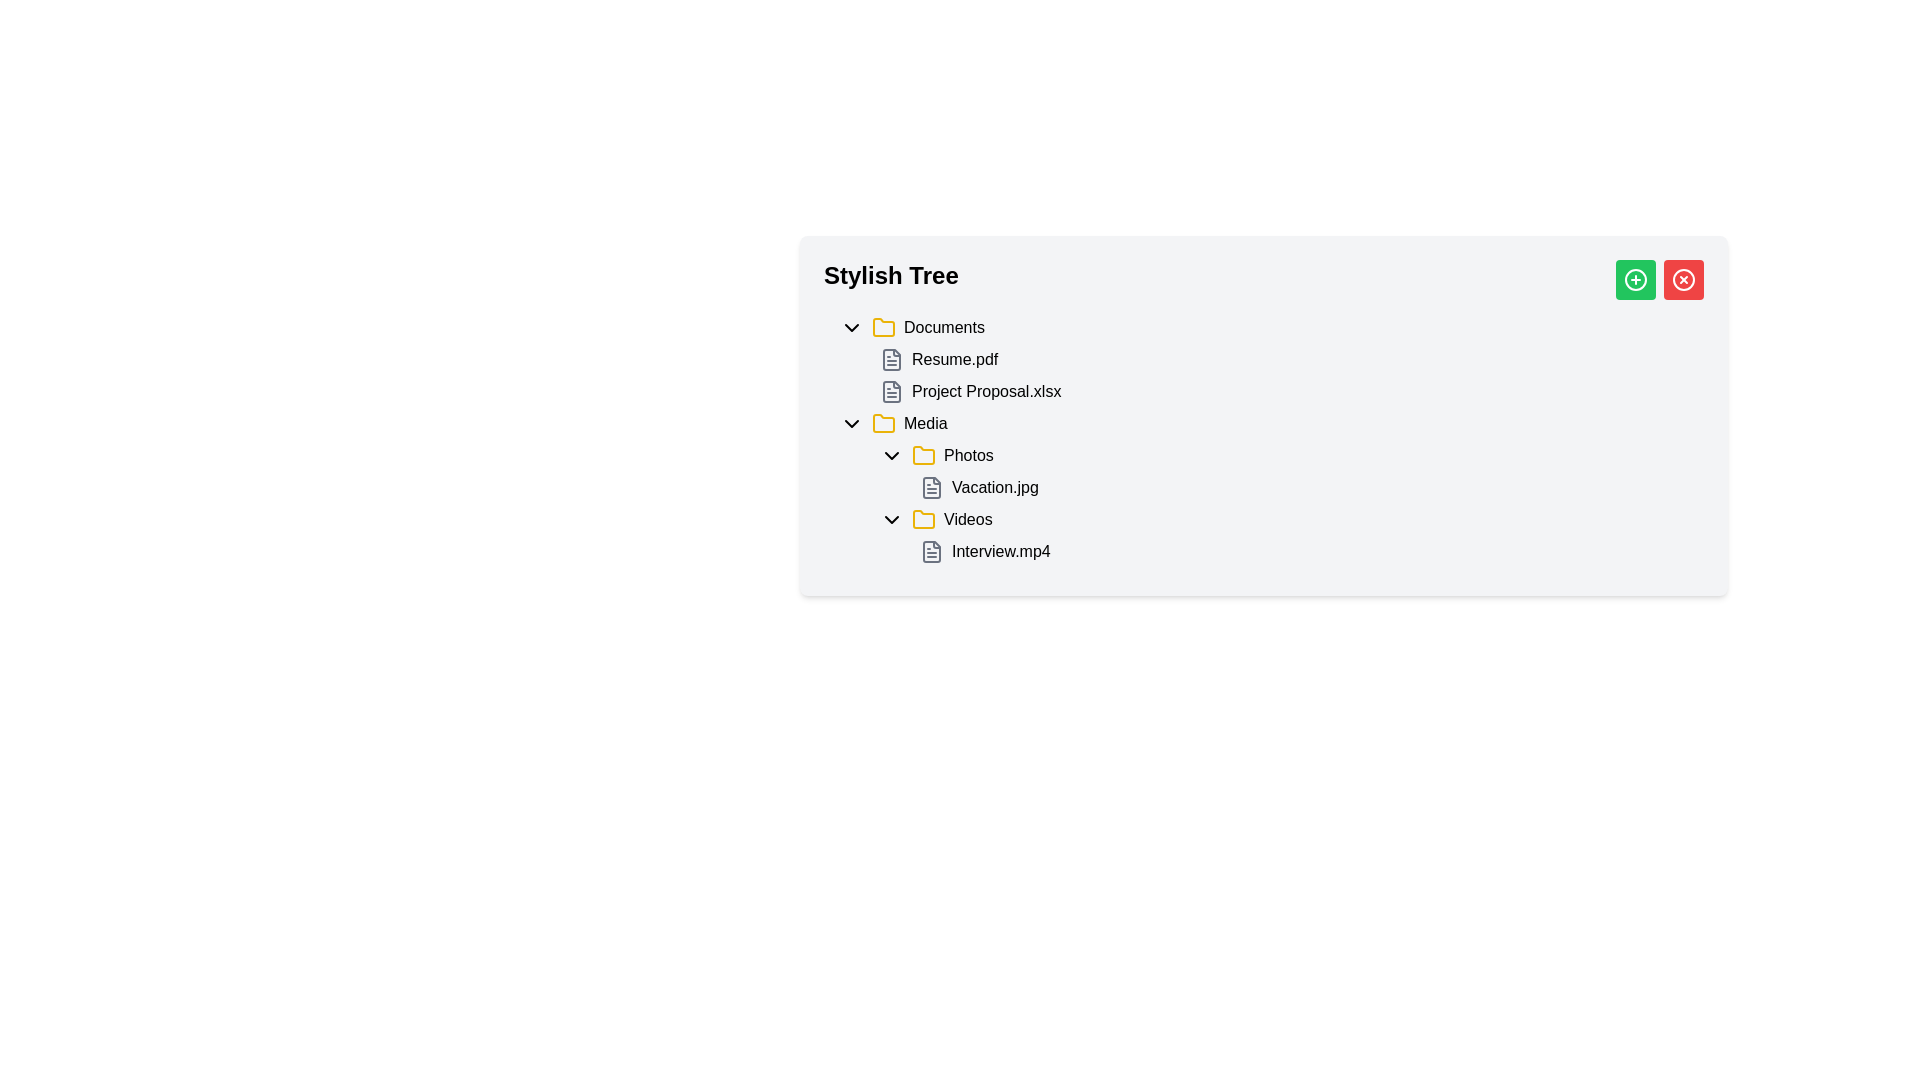 The image size is (1920, 1080). What do you see at coordinates (851, 423) in the screenshot?
I see `the downward-pointing chevron icon next to the 'Media' label` at bounding box center [851, 423].